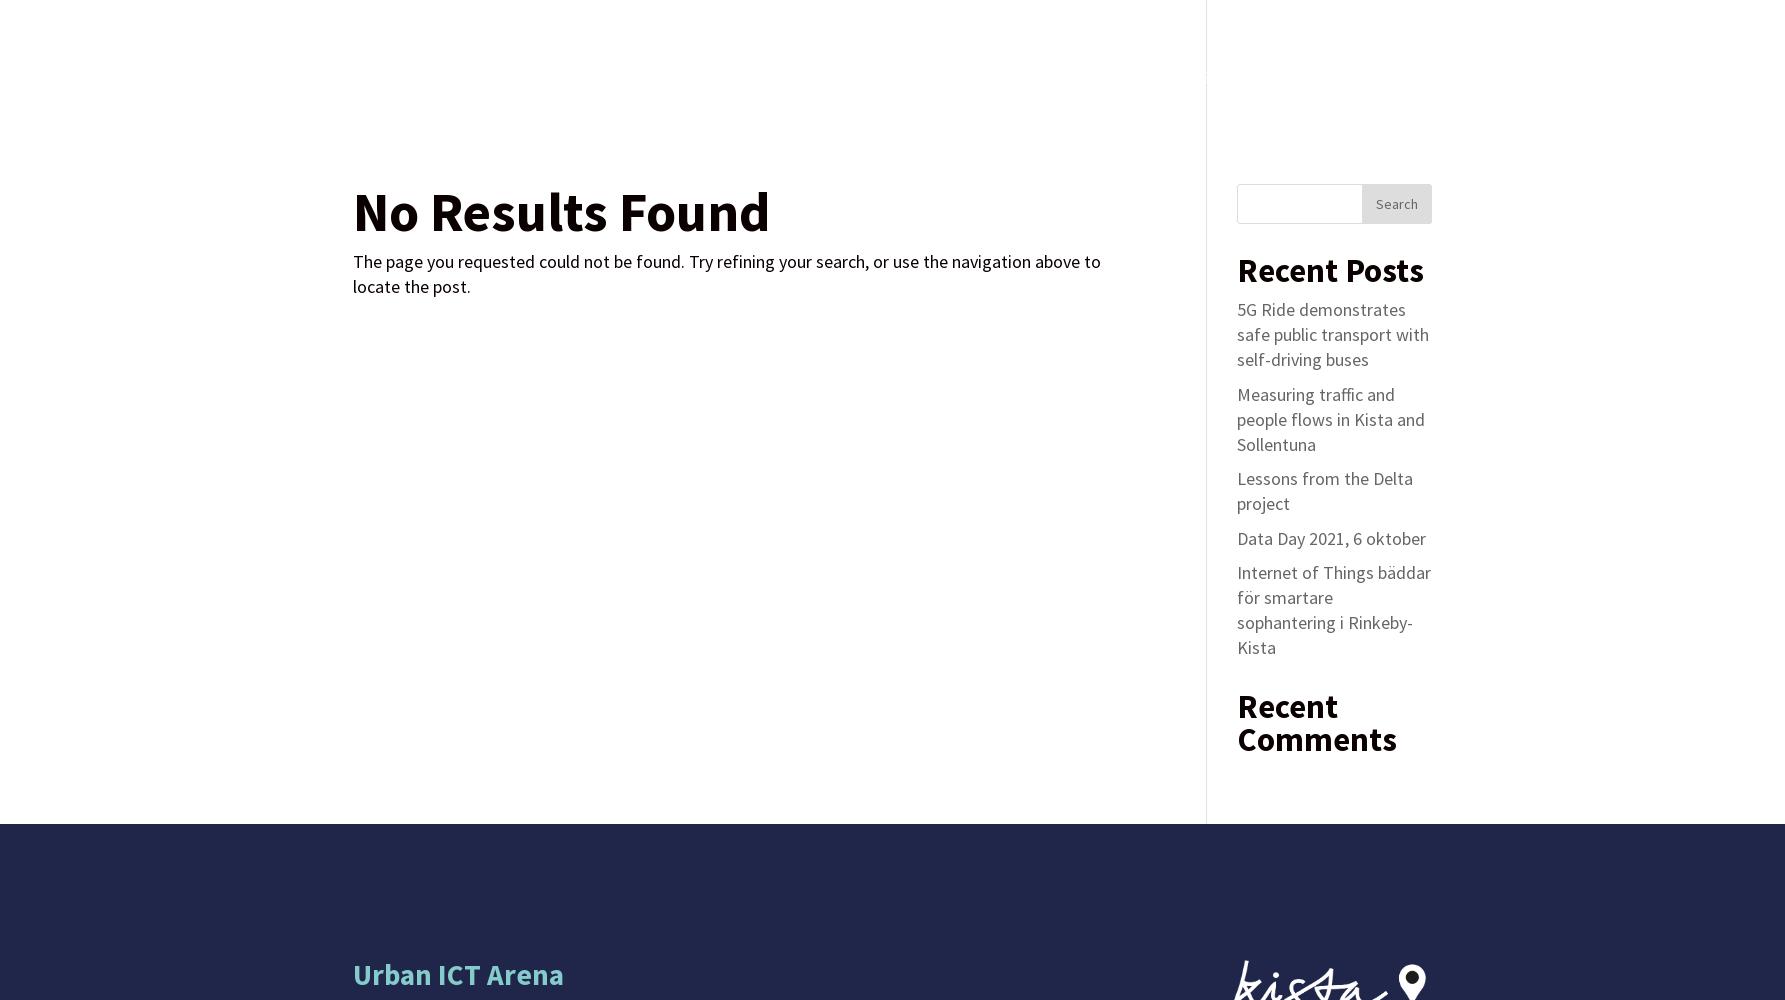 The width and height of the screenshot is (1785, 1000). Describe the element at coordinates (845, 76) in the screenshot. I see `'Internet of Things'` at that location.